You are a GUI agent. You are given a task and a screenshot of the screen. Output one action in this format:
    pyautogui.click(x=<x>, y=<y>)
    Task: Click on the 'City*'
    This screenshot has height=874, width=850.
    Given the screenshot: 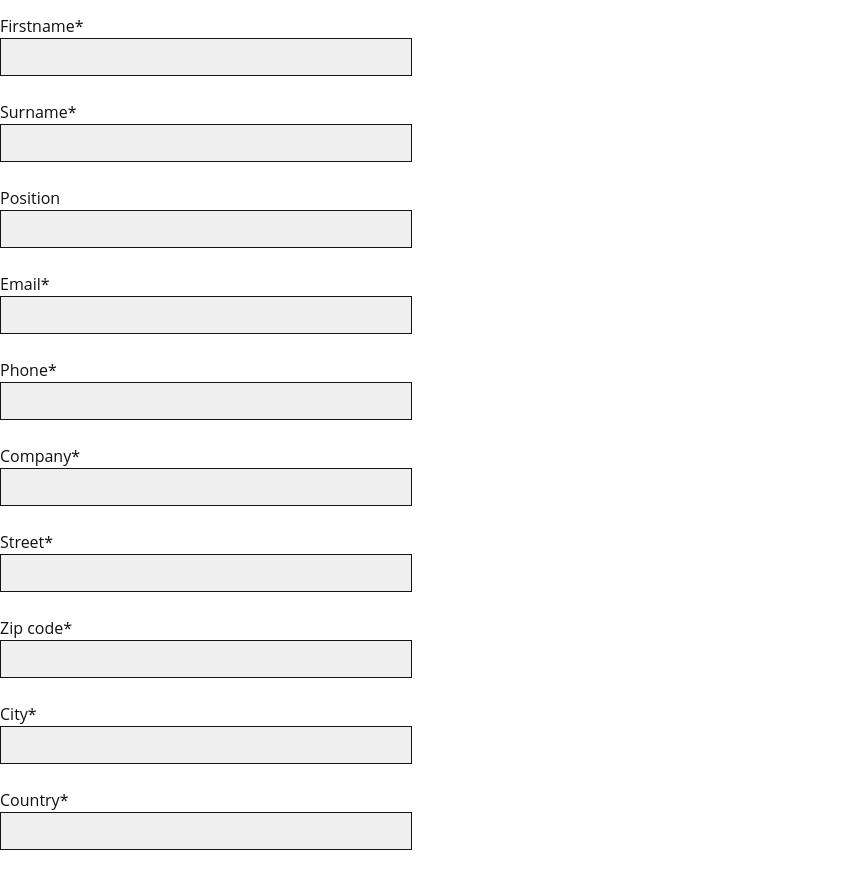 What is the action you would take?
    pyautogui.click(x=17, y=713)
    